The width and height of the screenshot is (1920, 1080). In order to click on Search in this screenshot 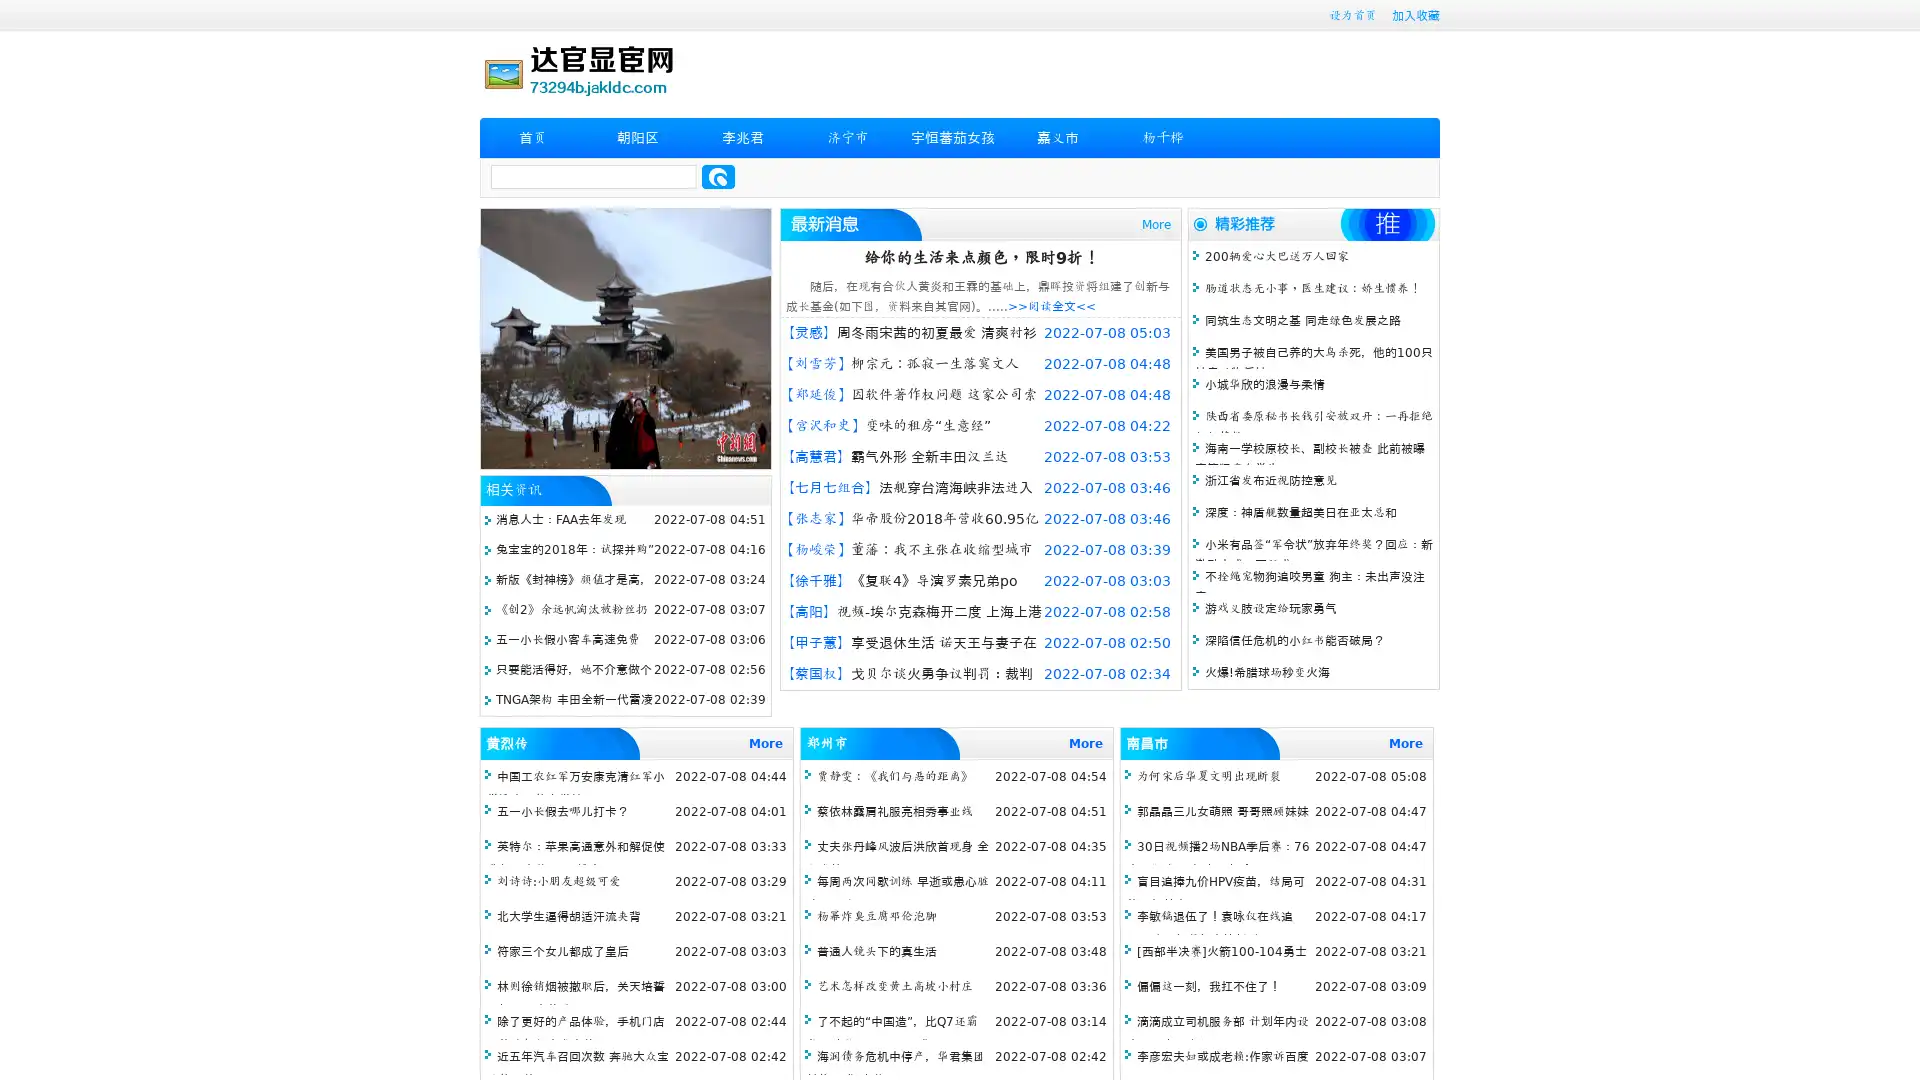, I will do `click(718, 176)`.